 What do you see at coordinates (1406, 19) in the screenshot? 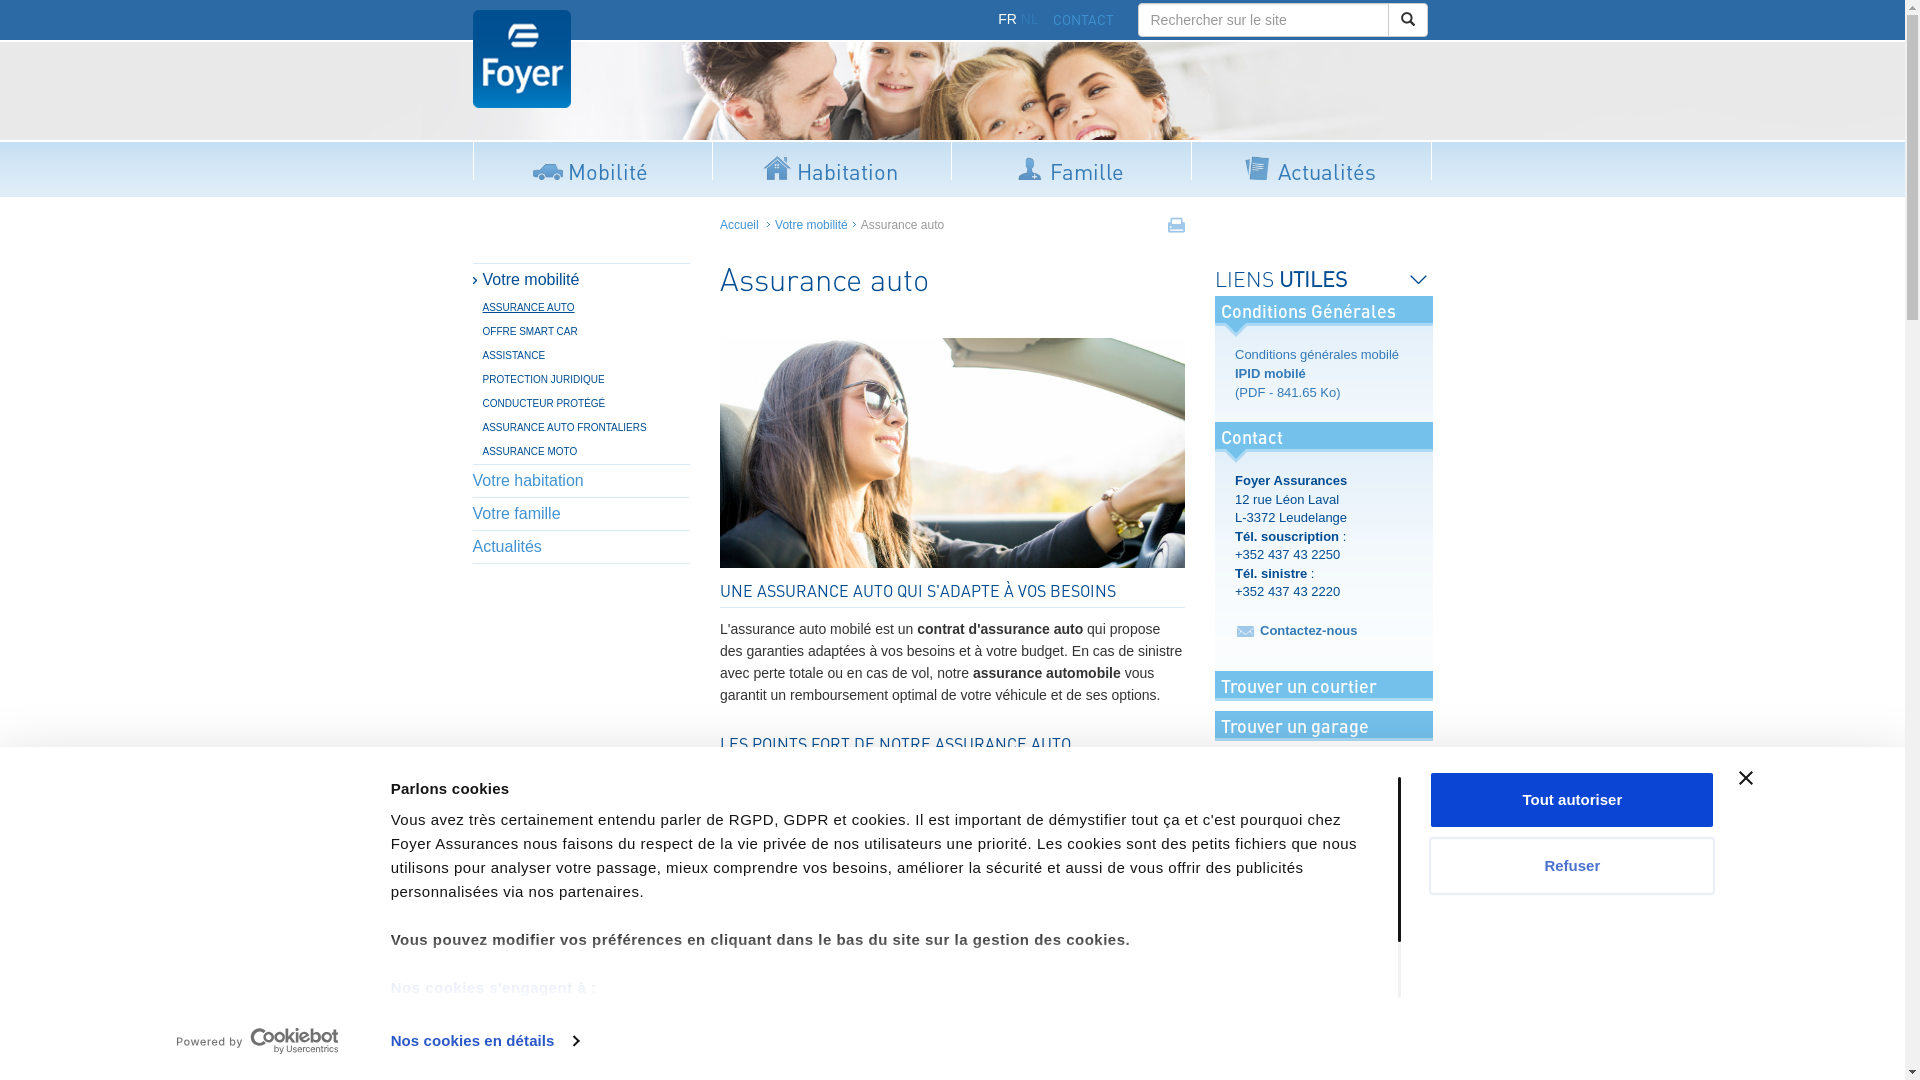
I see `'Rechercher'` at bounding box center [1406, 19].